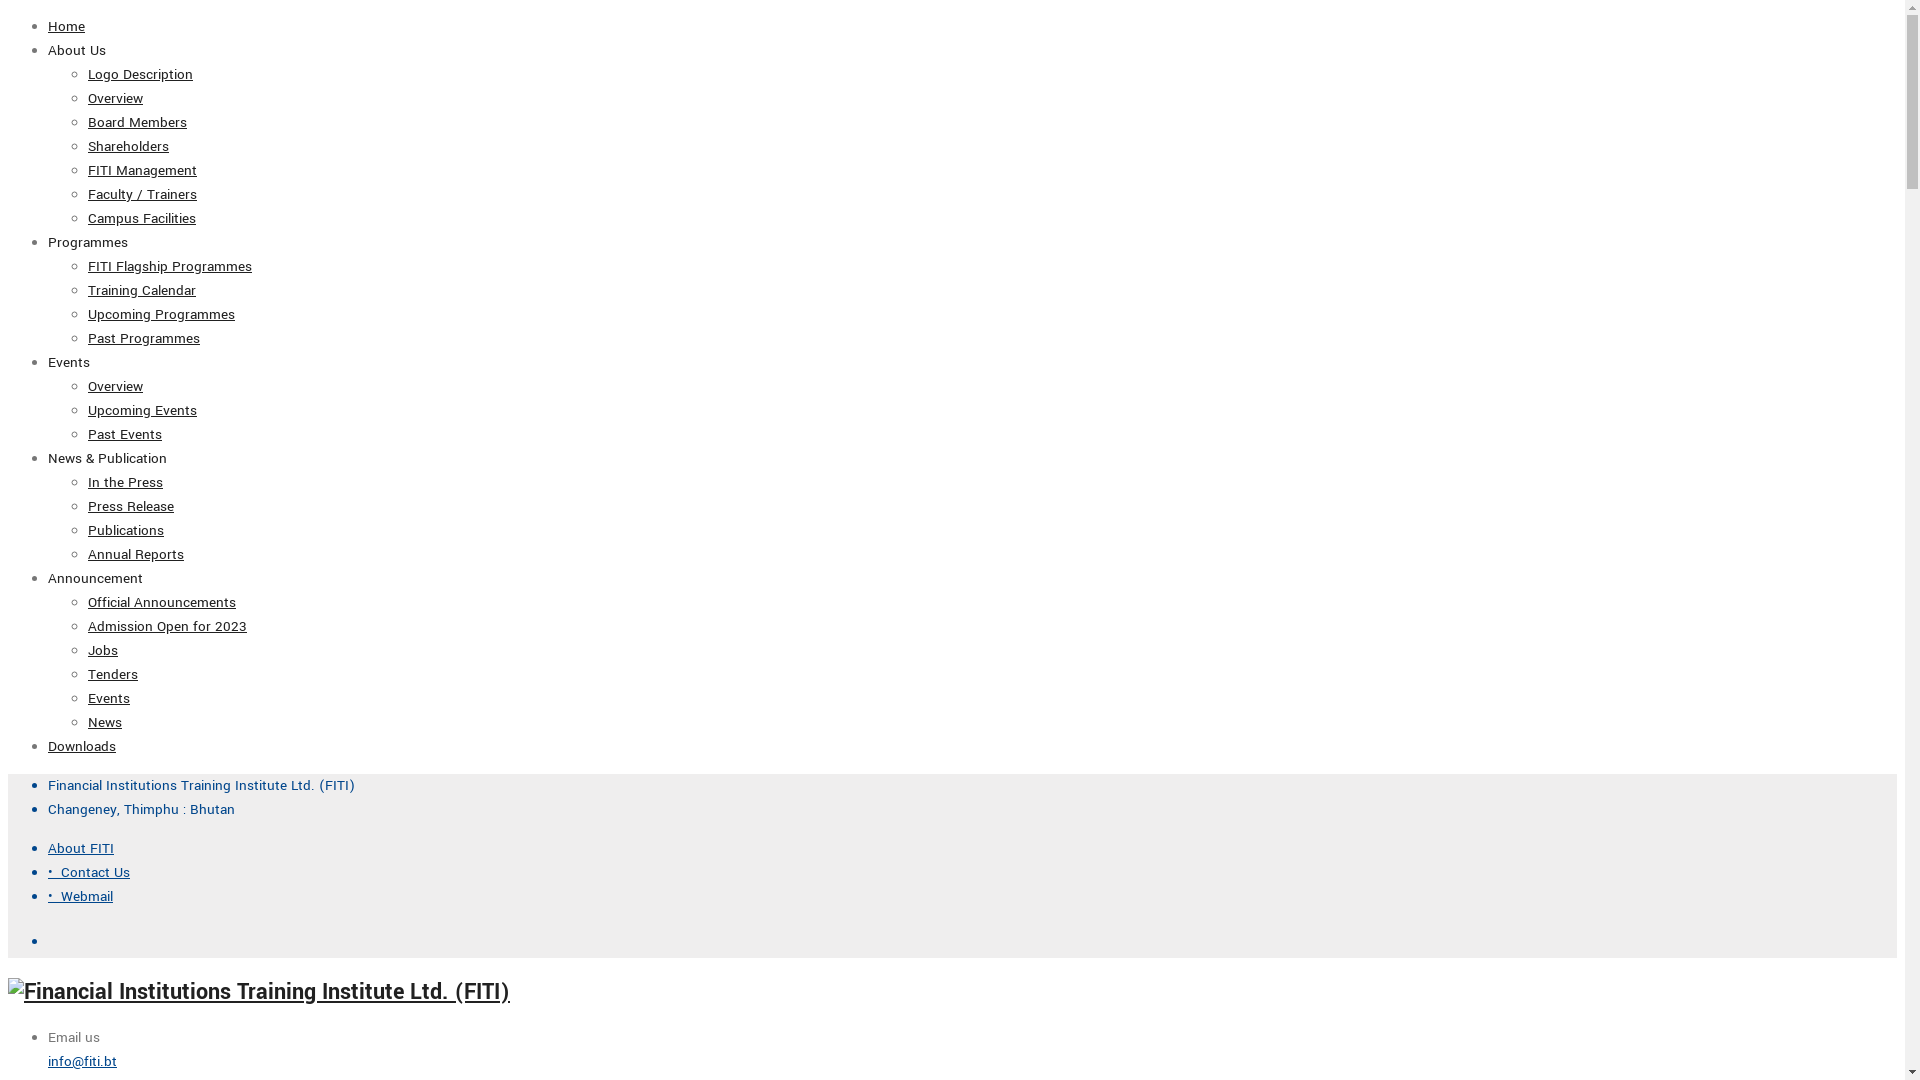 The height and width of the screenshot is (1080, 1920). Describe the element at coordinates (167, 625) in the screenshot. I see `'Admission Open for 2023'` at that location.